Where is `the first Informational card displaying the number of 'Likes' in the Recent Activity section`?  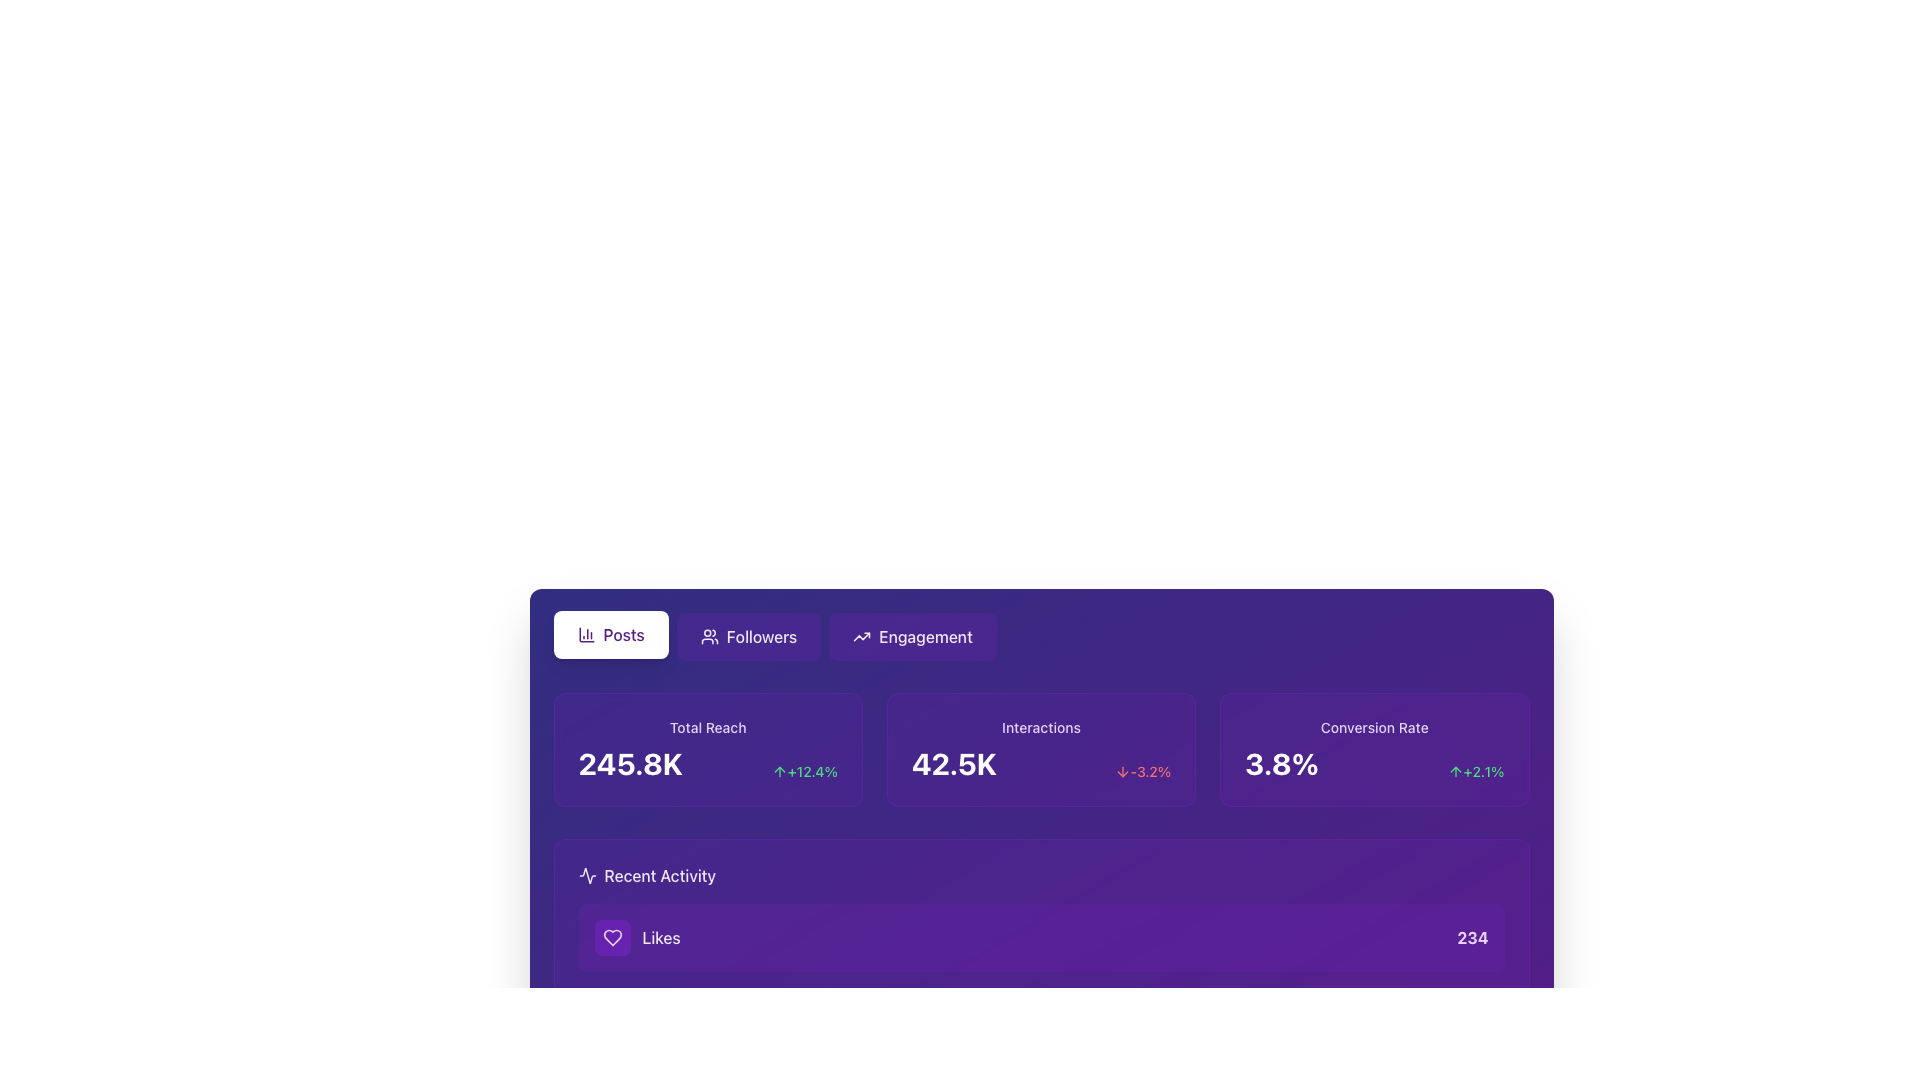
the first Informational card displaying the number of 'Likes' in the Recent Activity section is located at coordinates (1040, 937).